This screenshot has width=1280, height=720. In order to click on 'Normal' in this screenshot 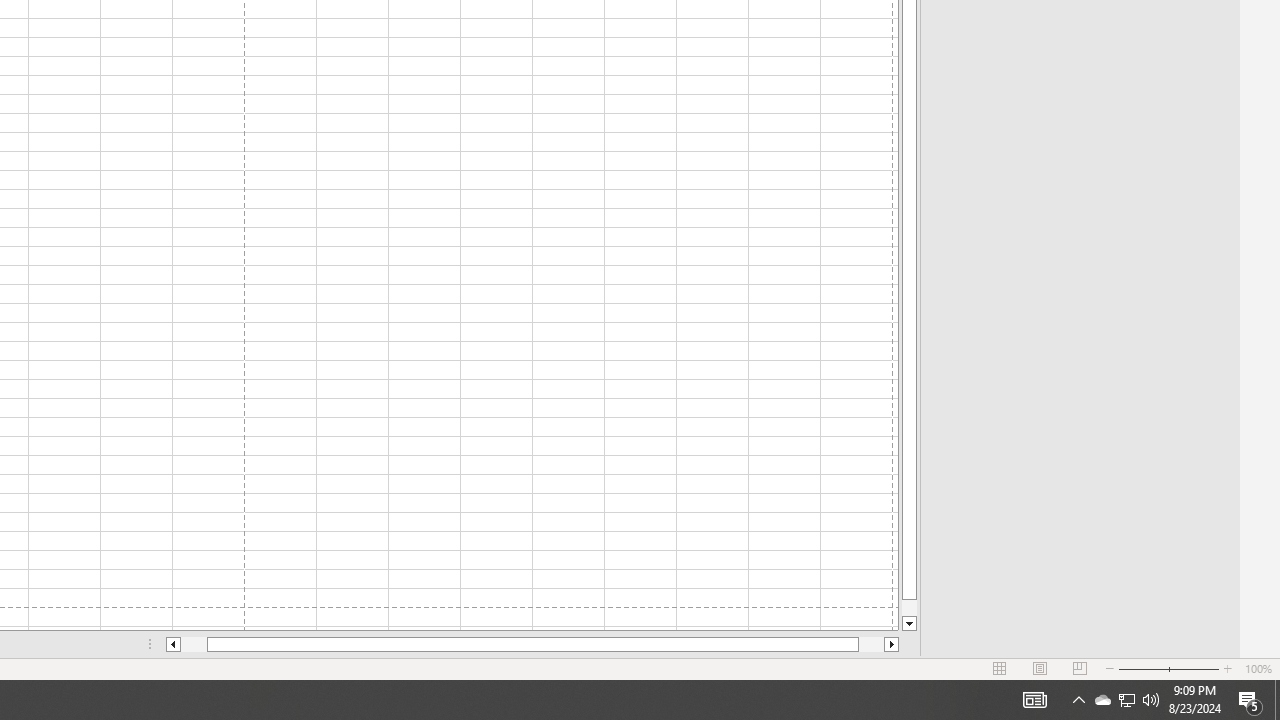, I will do `click(1000, 669)`.